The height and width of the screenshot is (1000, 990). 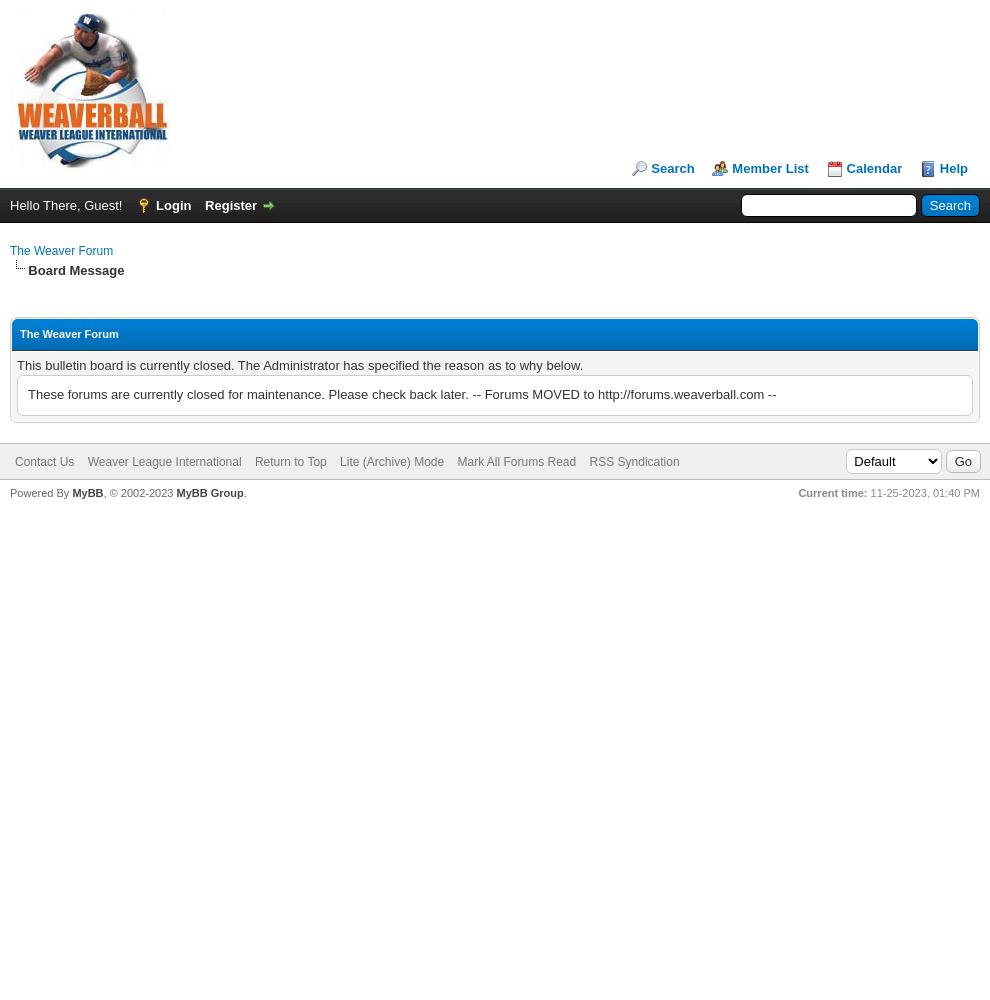 I want to click on '11-25-2023, 01:40 PM', so click(x=867, y=491).